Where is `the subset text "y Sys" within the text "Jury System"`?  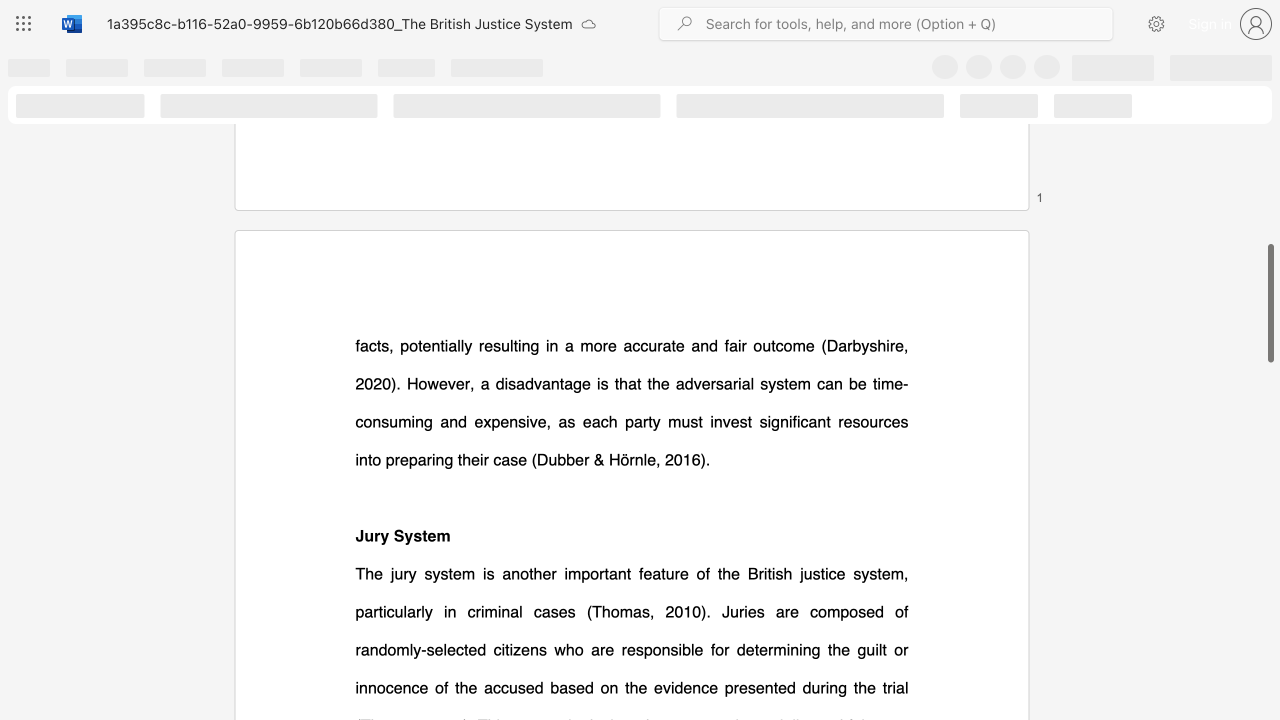 the subset text "y Sys" within the text "Jury System" is located at coordinates (380, 534).